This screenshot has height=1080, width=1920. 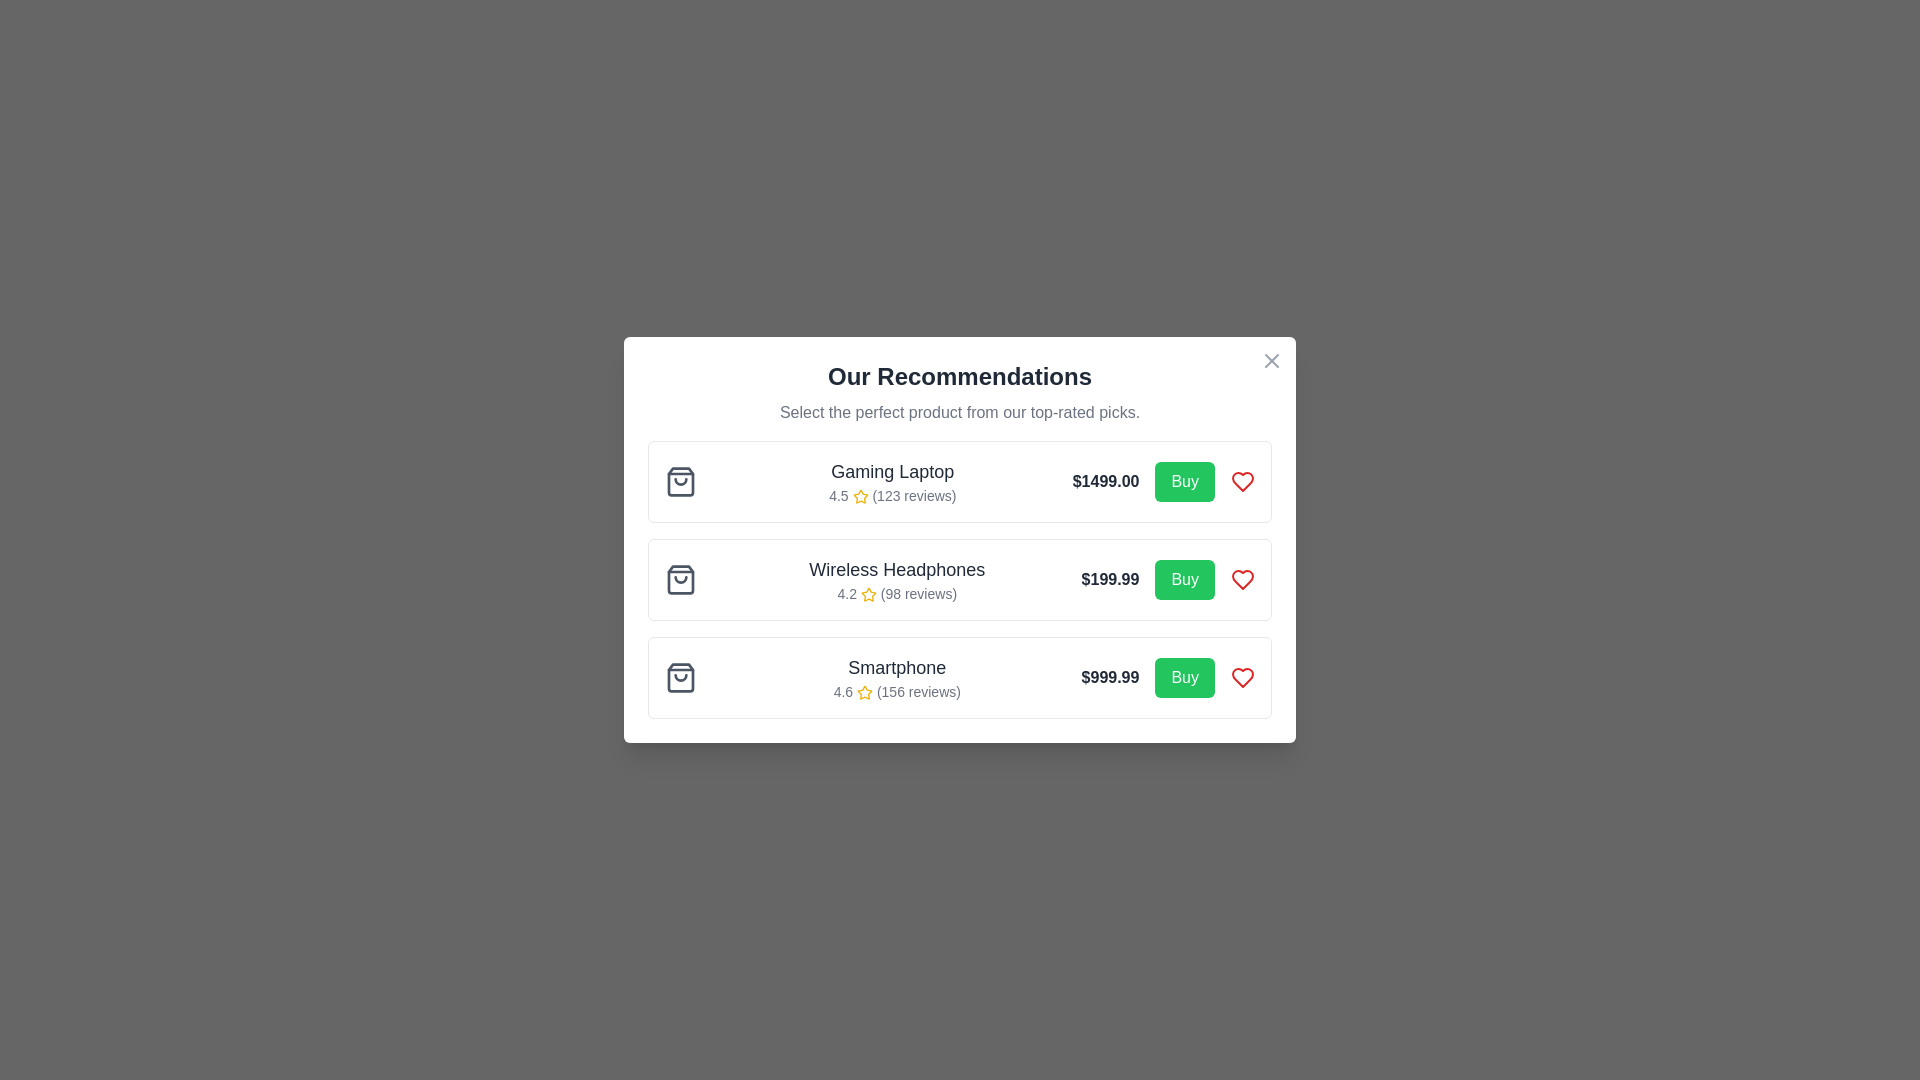 I want to click on the close or dismiss icon located in the top-right corner of the white rectangular dialog window, so click(x=1271, y=361).